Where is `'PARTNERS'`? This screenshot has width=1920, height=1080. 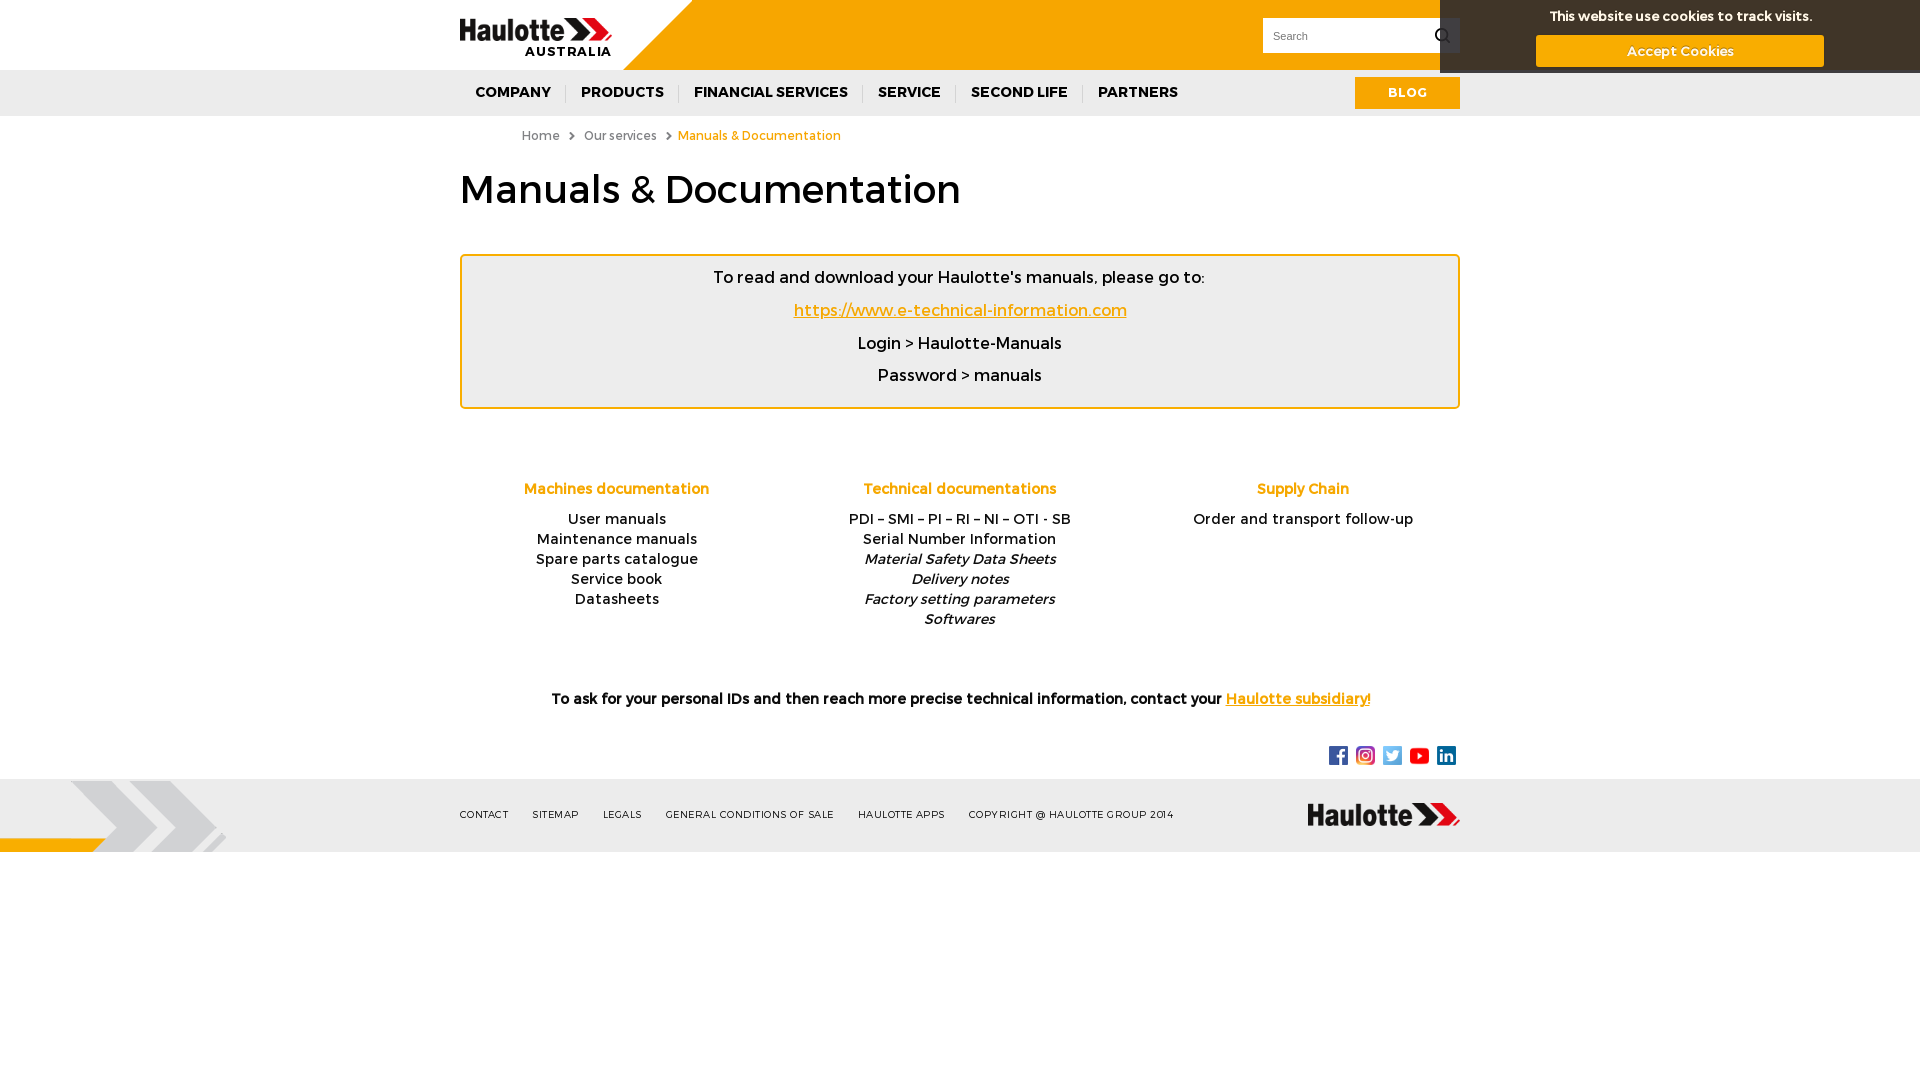
'PARTNERS' is located at coordinates (1137, 92).